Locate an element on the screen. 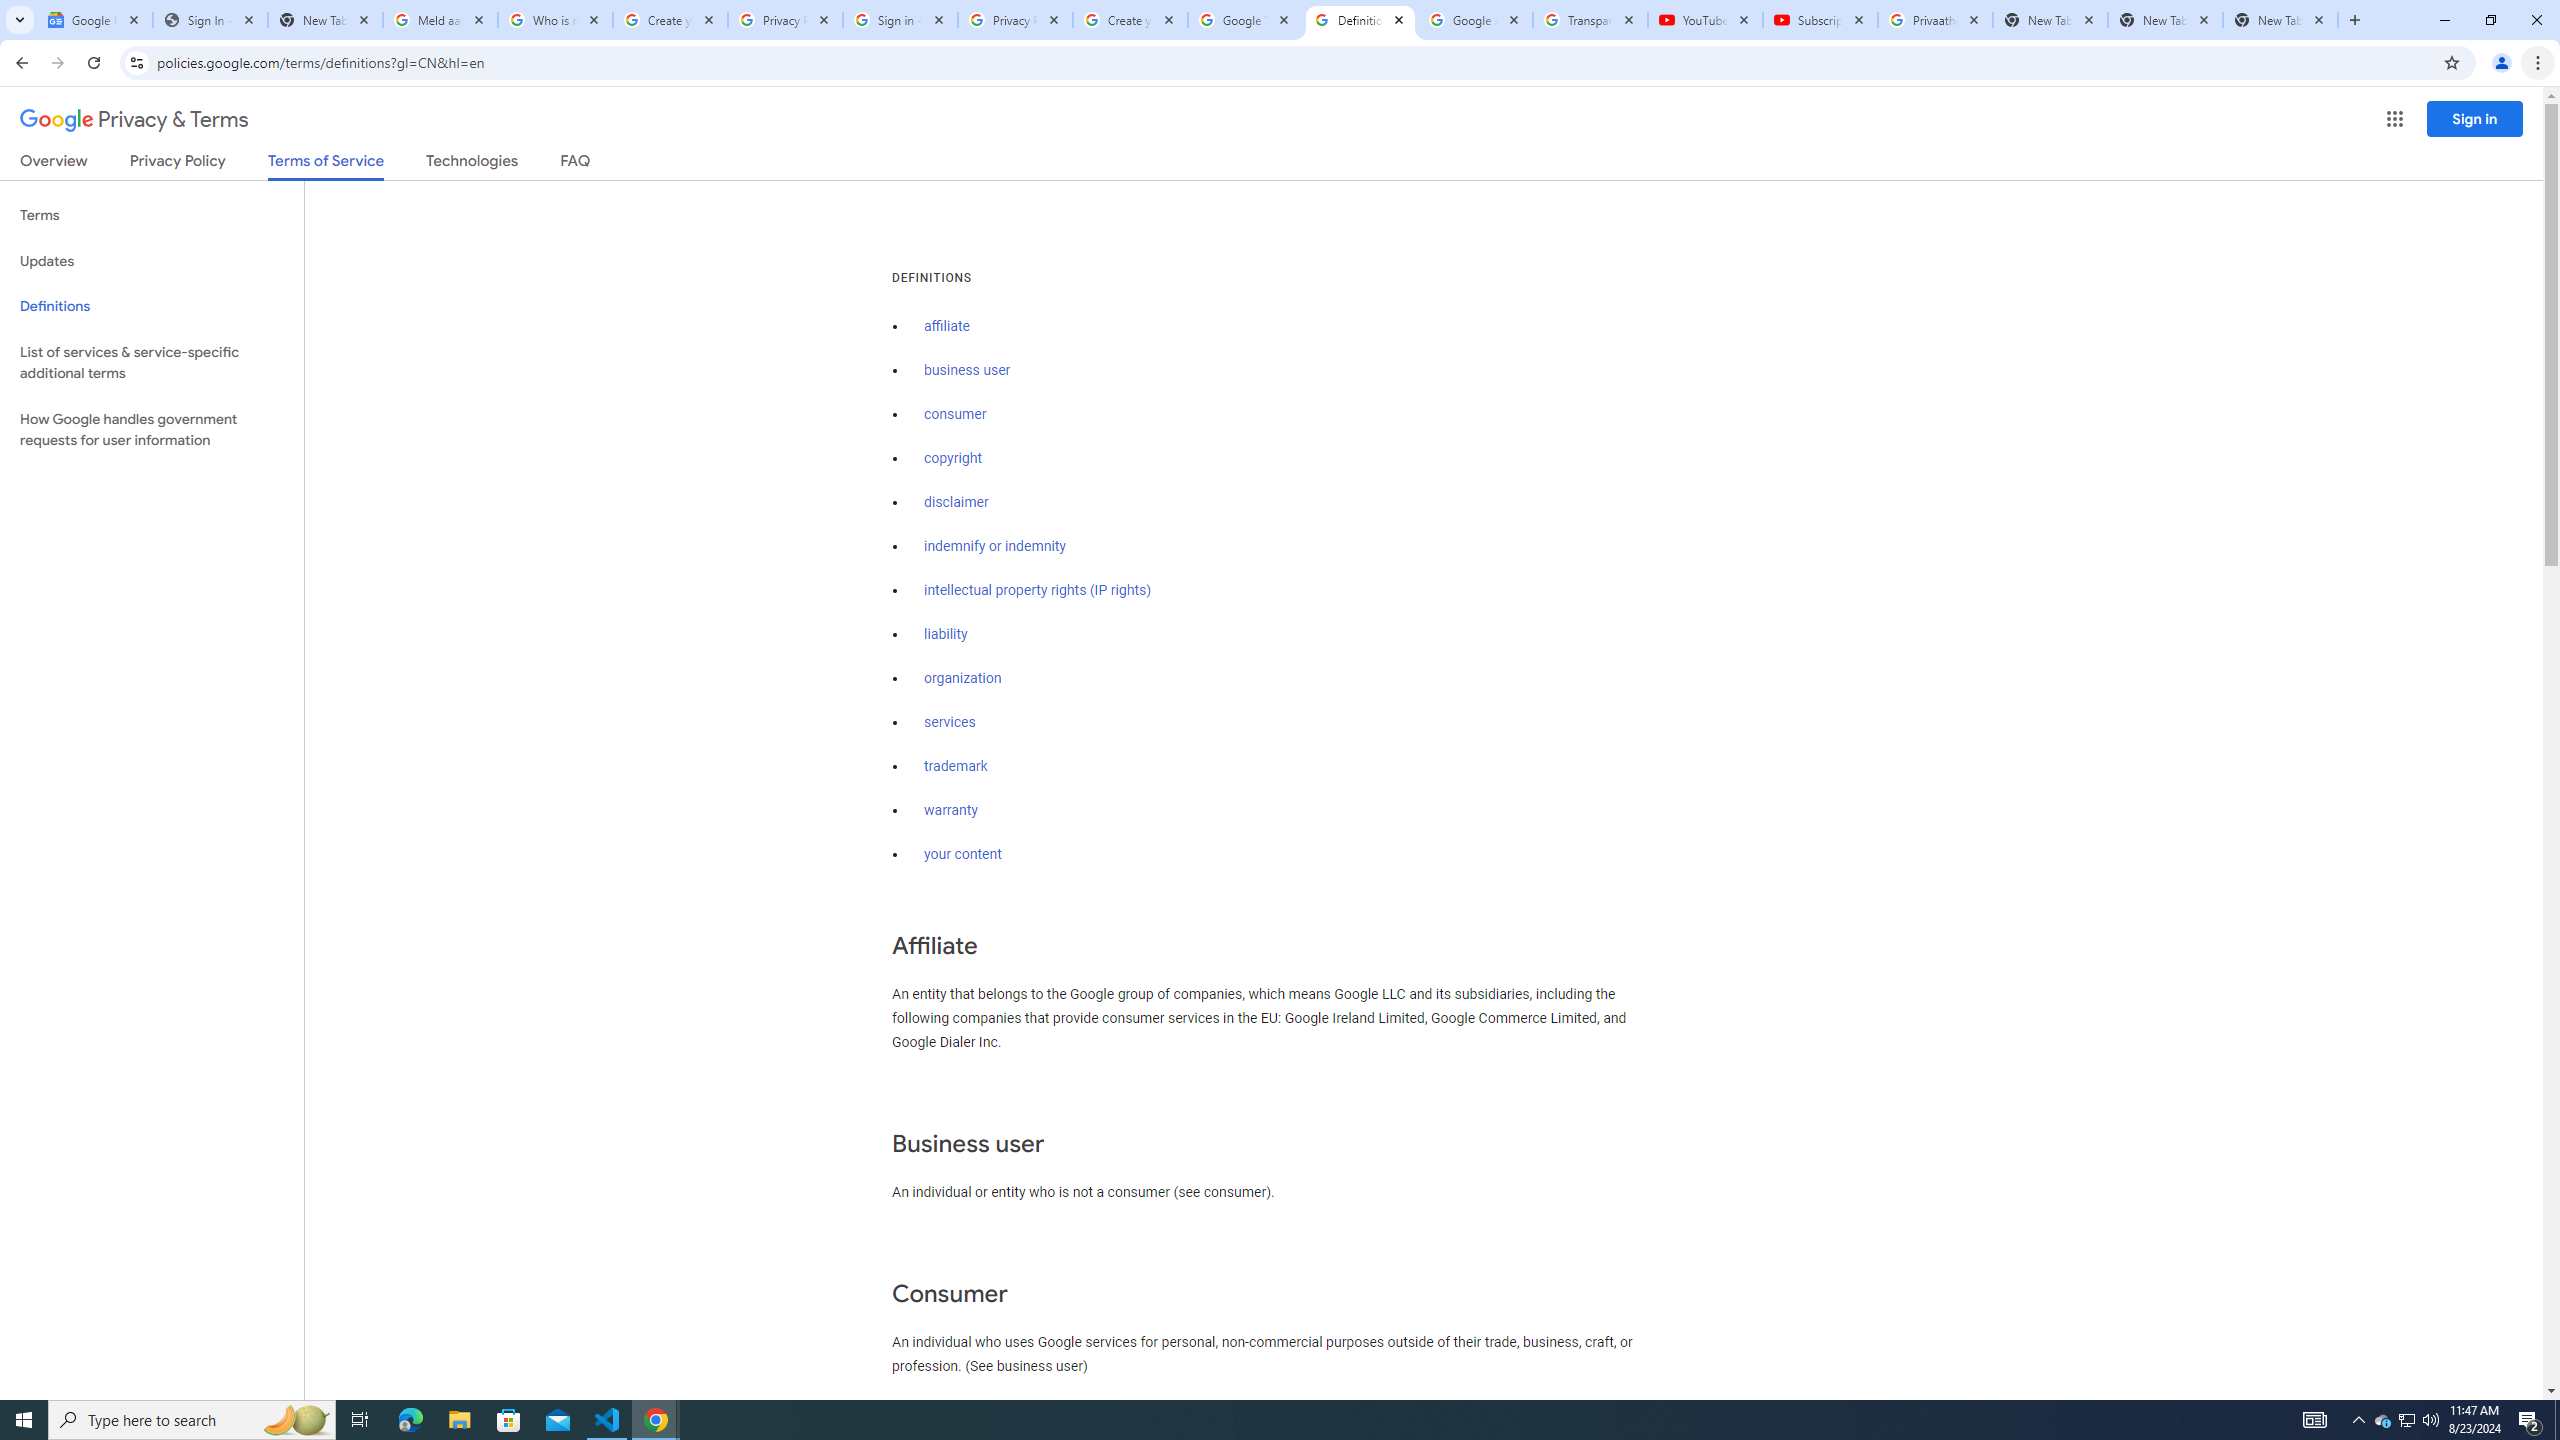 The image size is (2560, 1440). 'New Tab' is located at coordinates (2279, 19).